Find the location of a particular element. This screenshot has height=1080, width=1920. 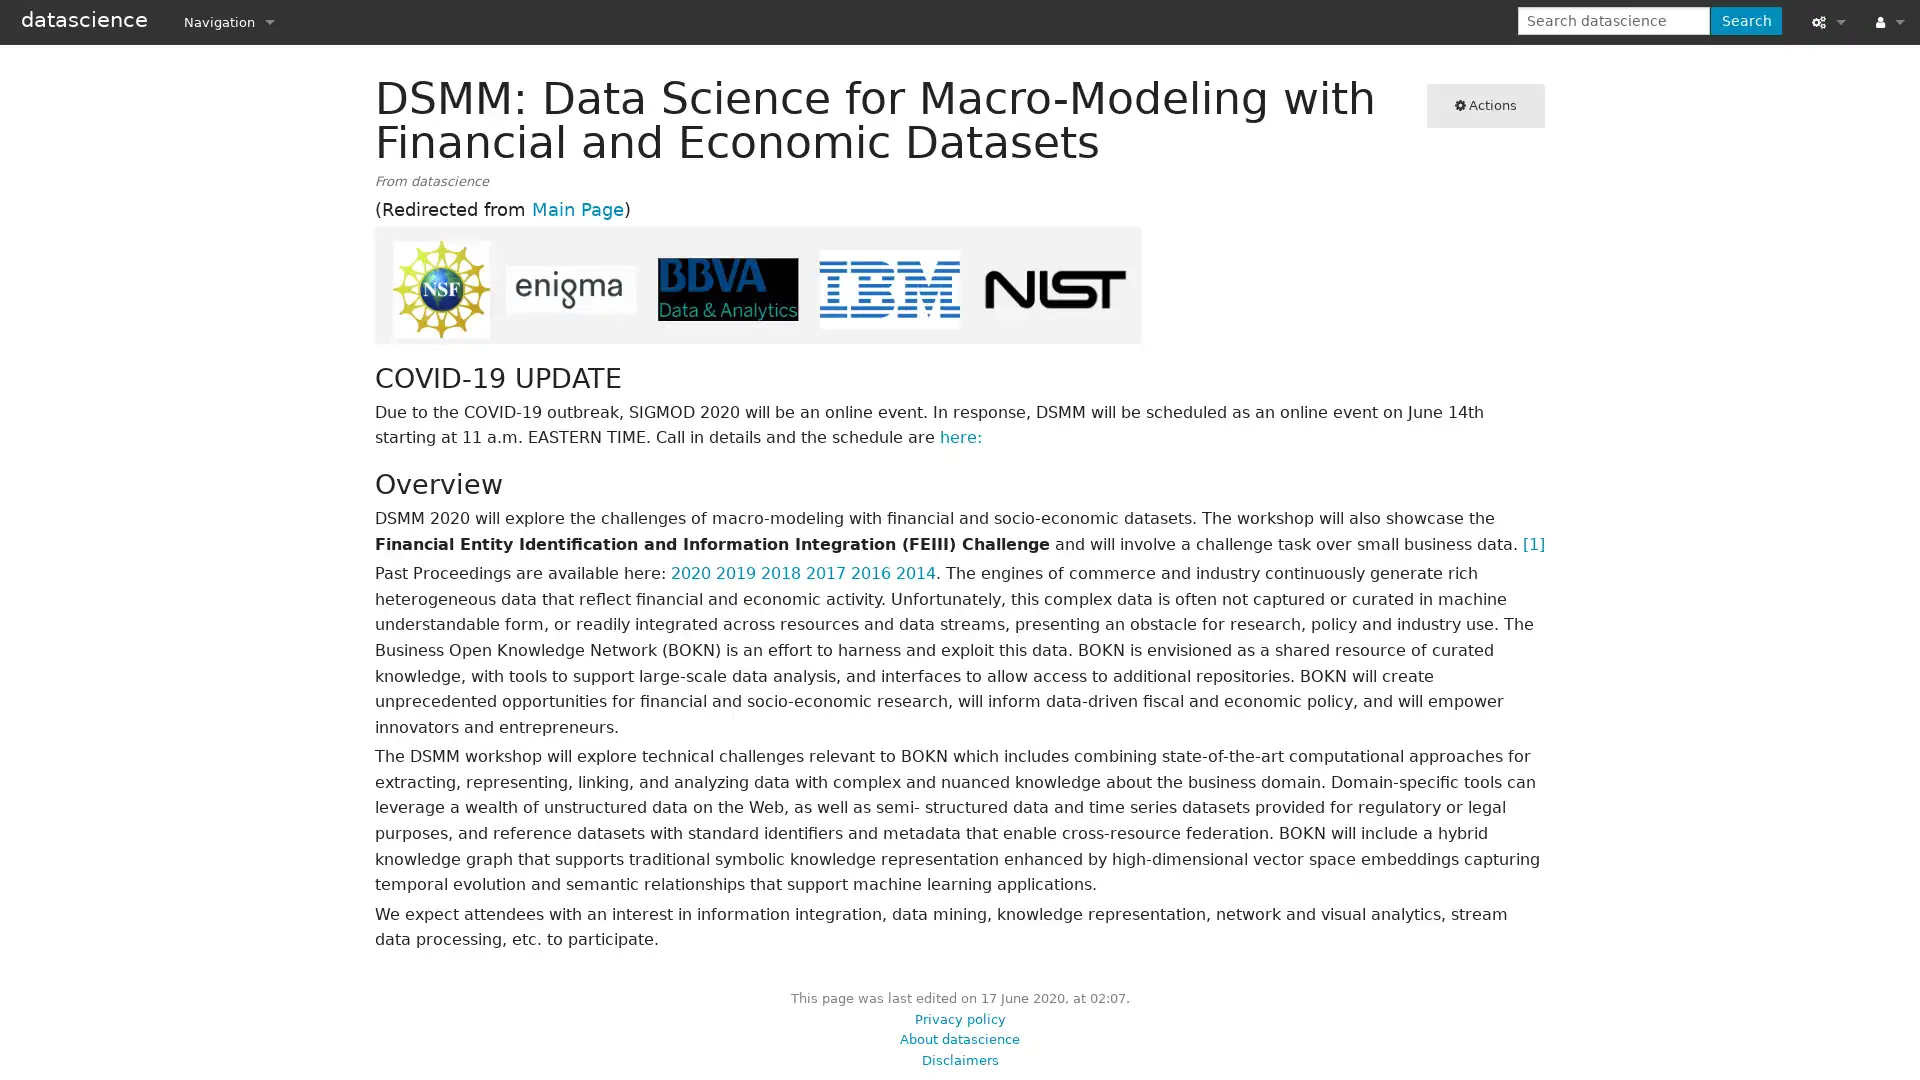

Search is located at coordinates (1745, 20).